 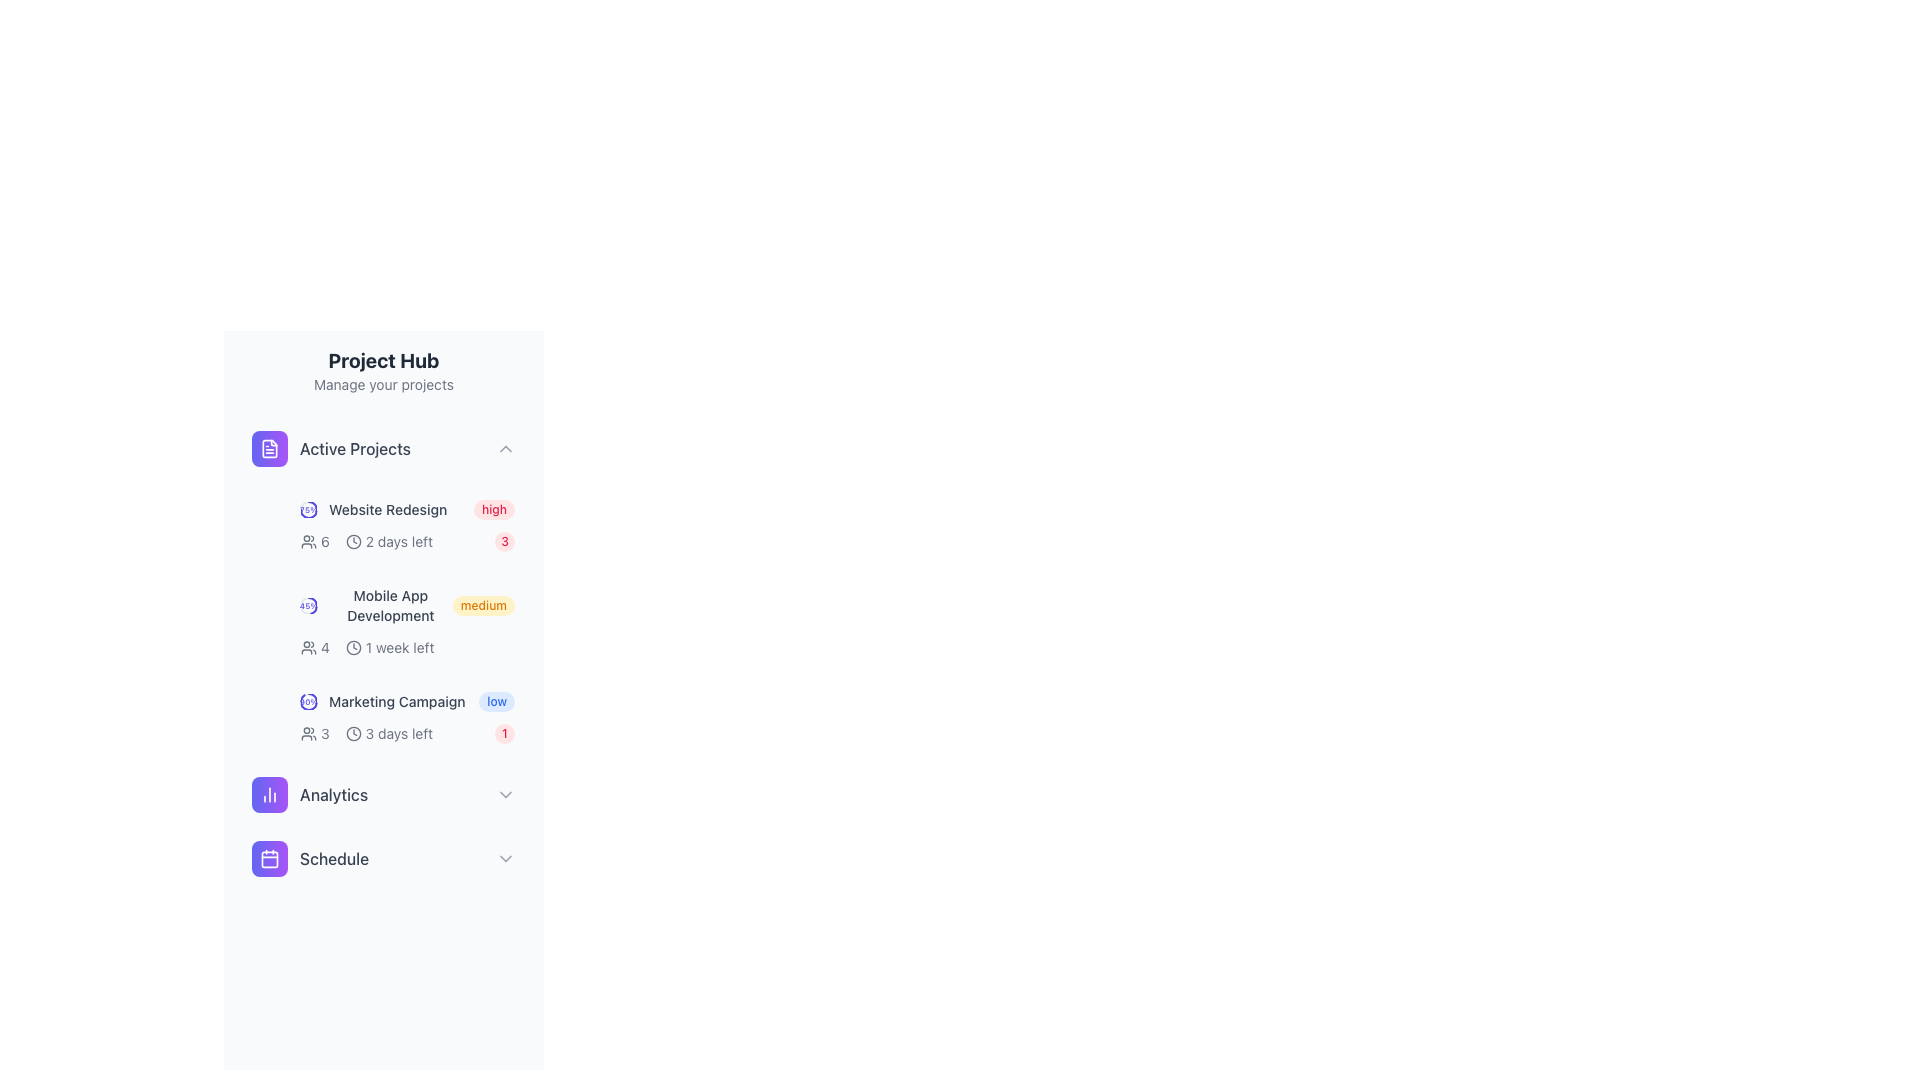 I want to click on the menu item located below the active projects list and above the 'Schedule' menu item, so click(x=384, y=793).